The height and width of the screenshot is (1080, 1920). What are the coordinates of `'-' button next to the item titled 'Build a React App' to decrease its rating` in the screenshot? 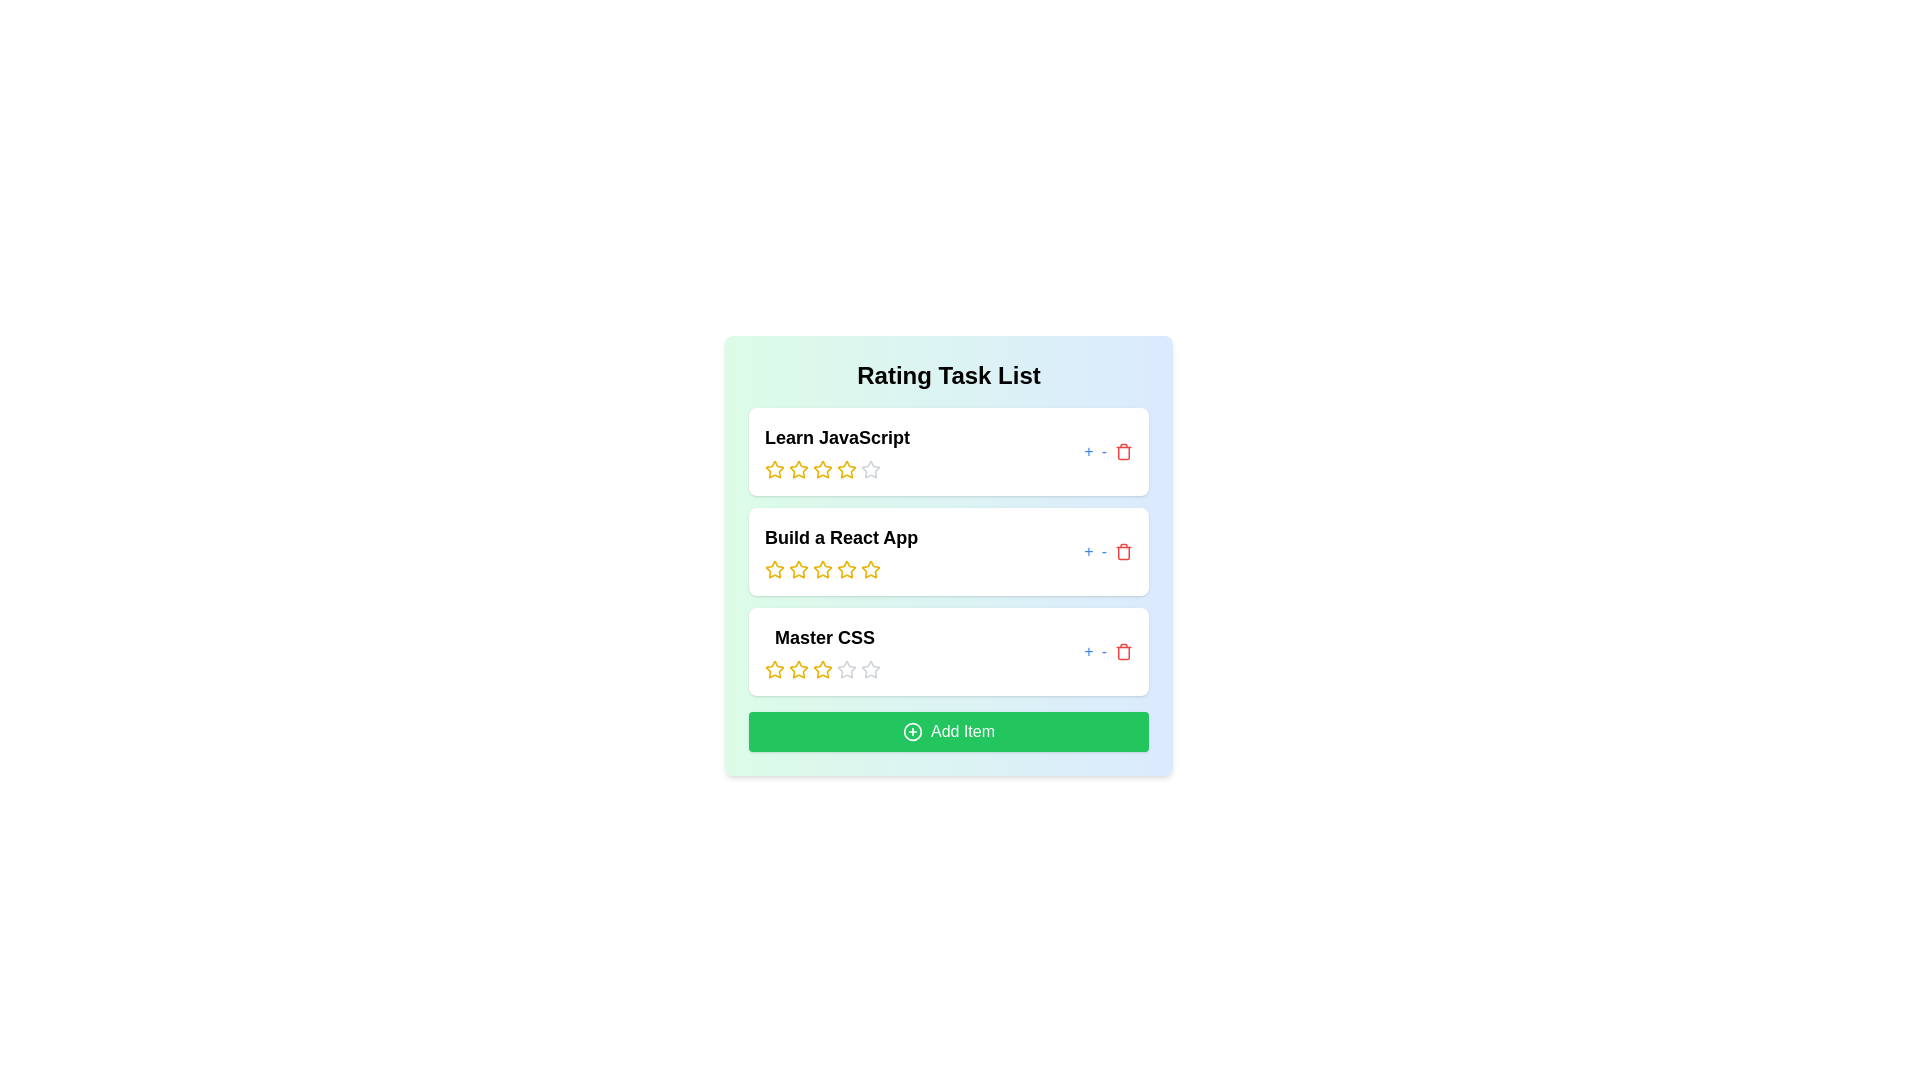 It's located at (1103, 551).